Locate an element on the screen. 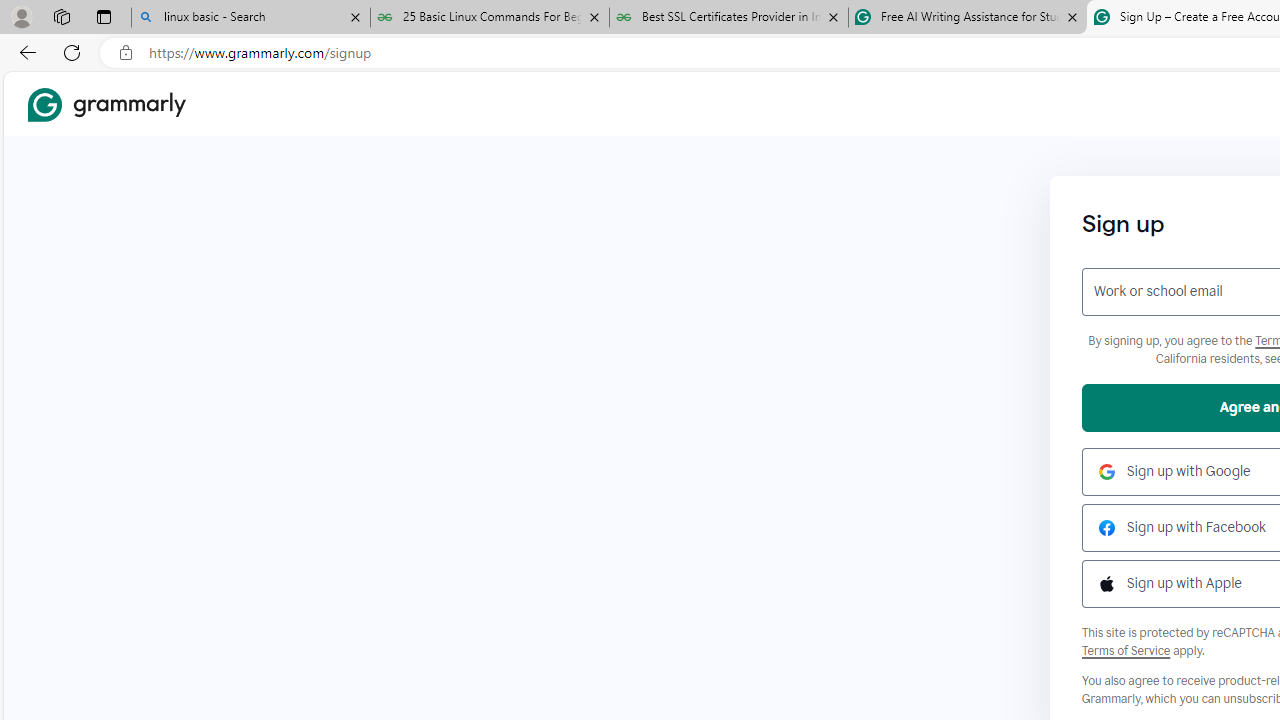 The width and height of the screenshot is (1280, 720). 'Best SSL Certificates Provider in India - GeeksforGeeks' is located at coordinates (728, 17).